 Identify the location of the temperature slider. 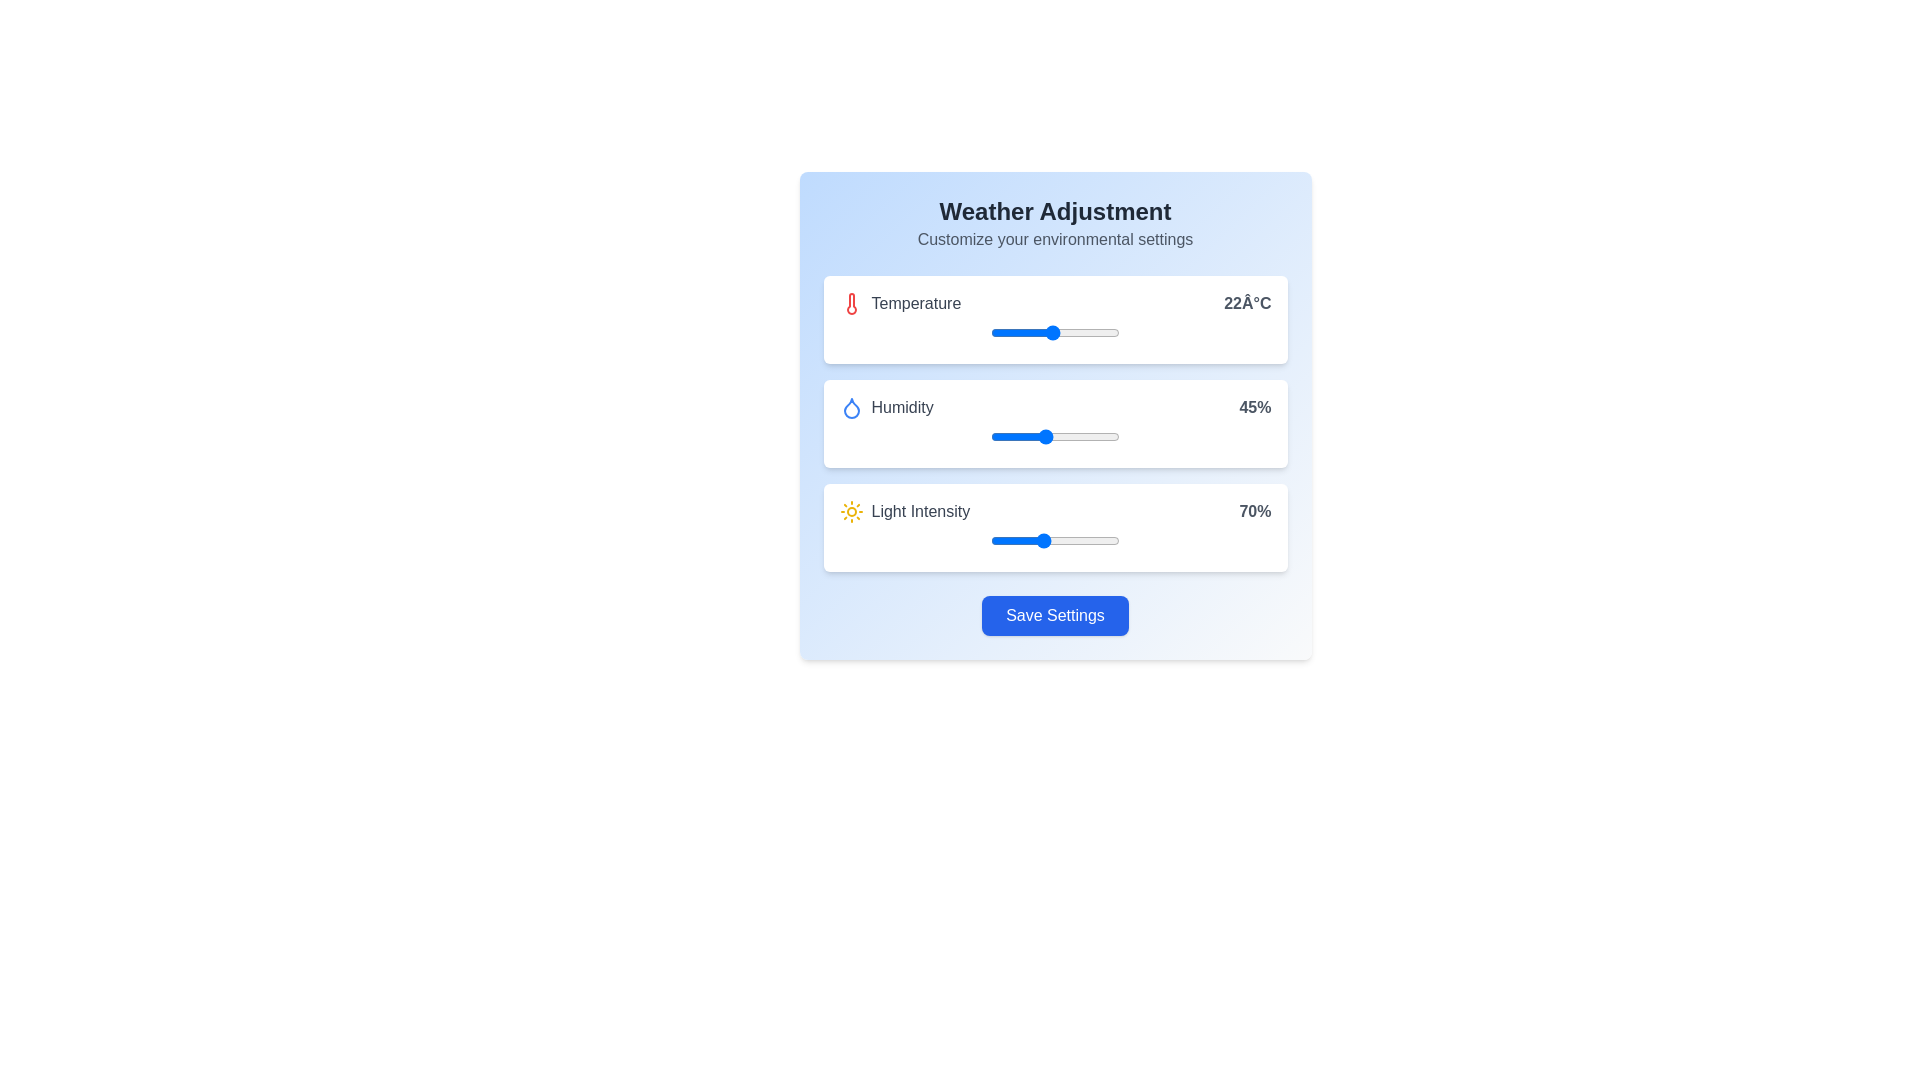
(1077, 331).